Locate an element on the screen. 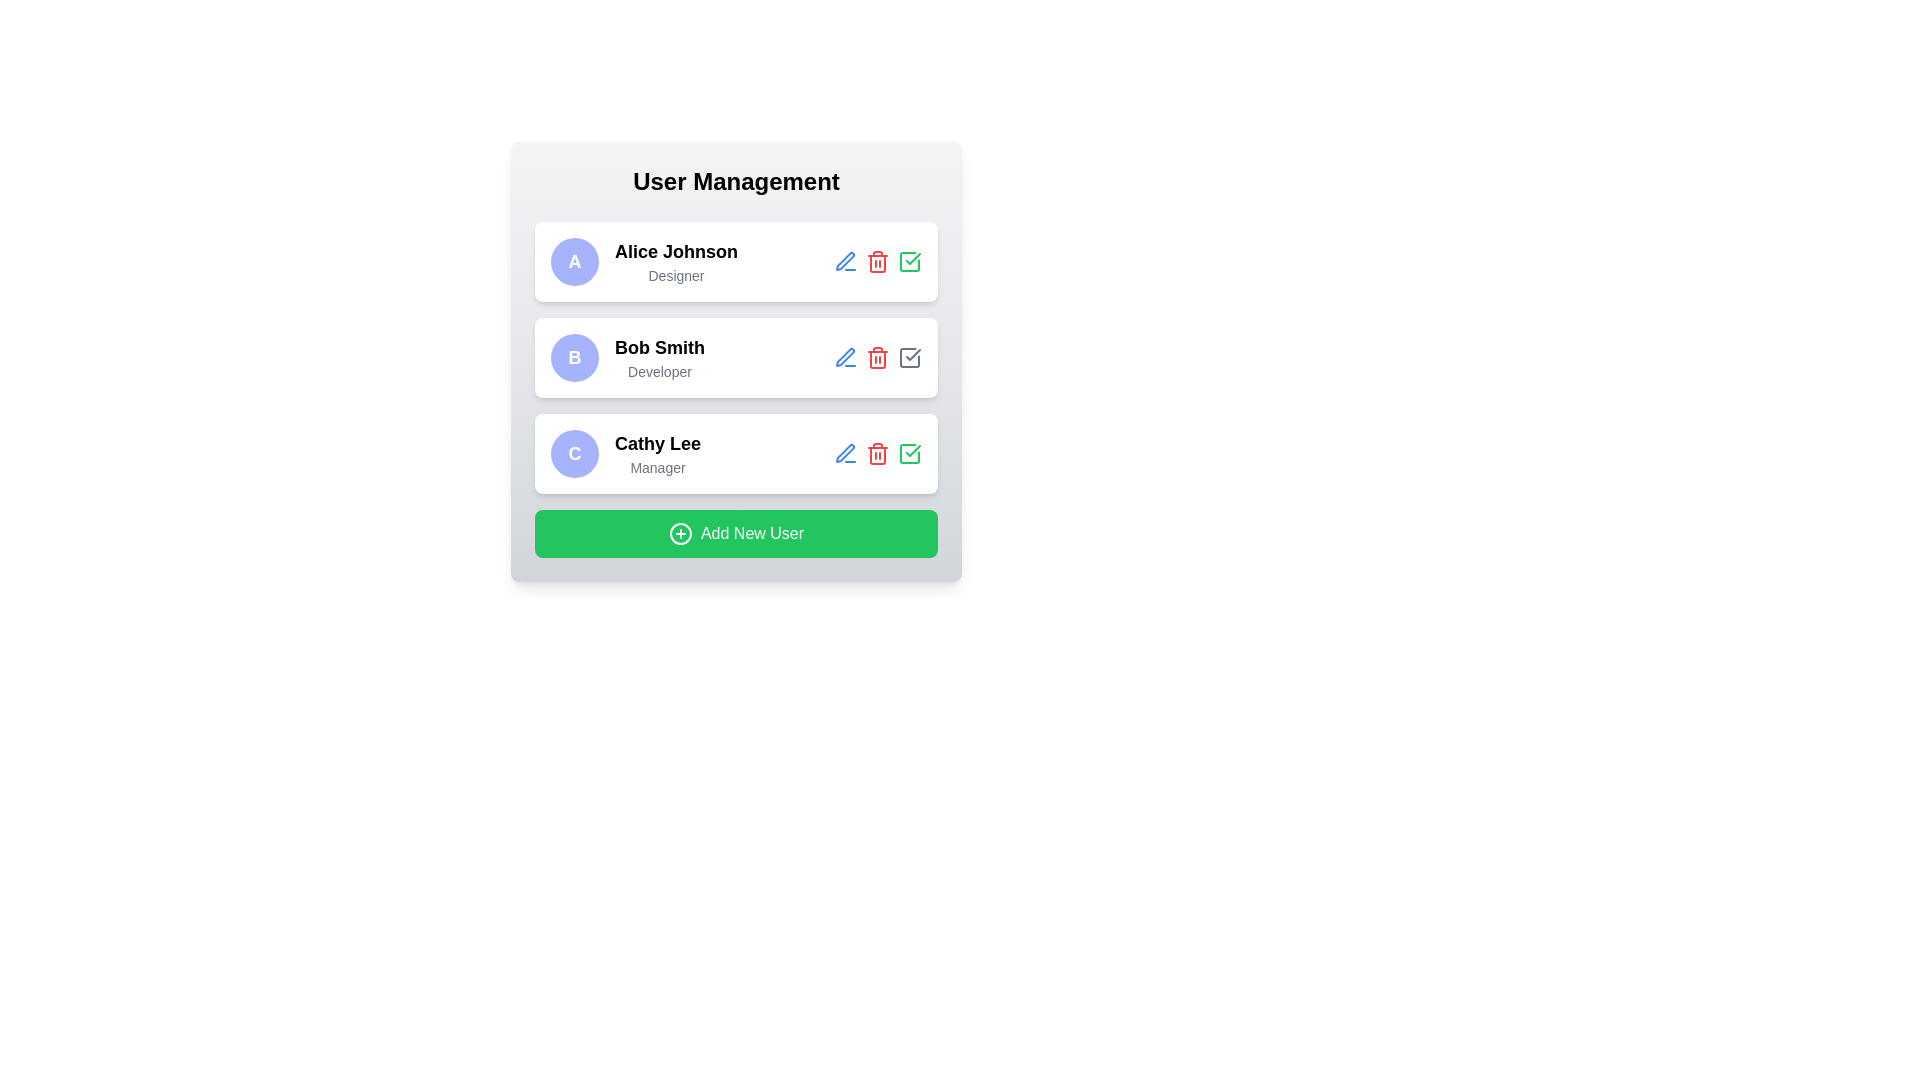  the green checkmark icon representing approval for user 'Alice Johnson' is located at coordinates (909, 261).